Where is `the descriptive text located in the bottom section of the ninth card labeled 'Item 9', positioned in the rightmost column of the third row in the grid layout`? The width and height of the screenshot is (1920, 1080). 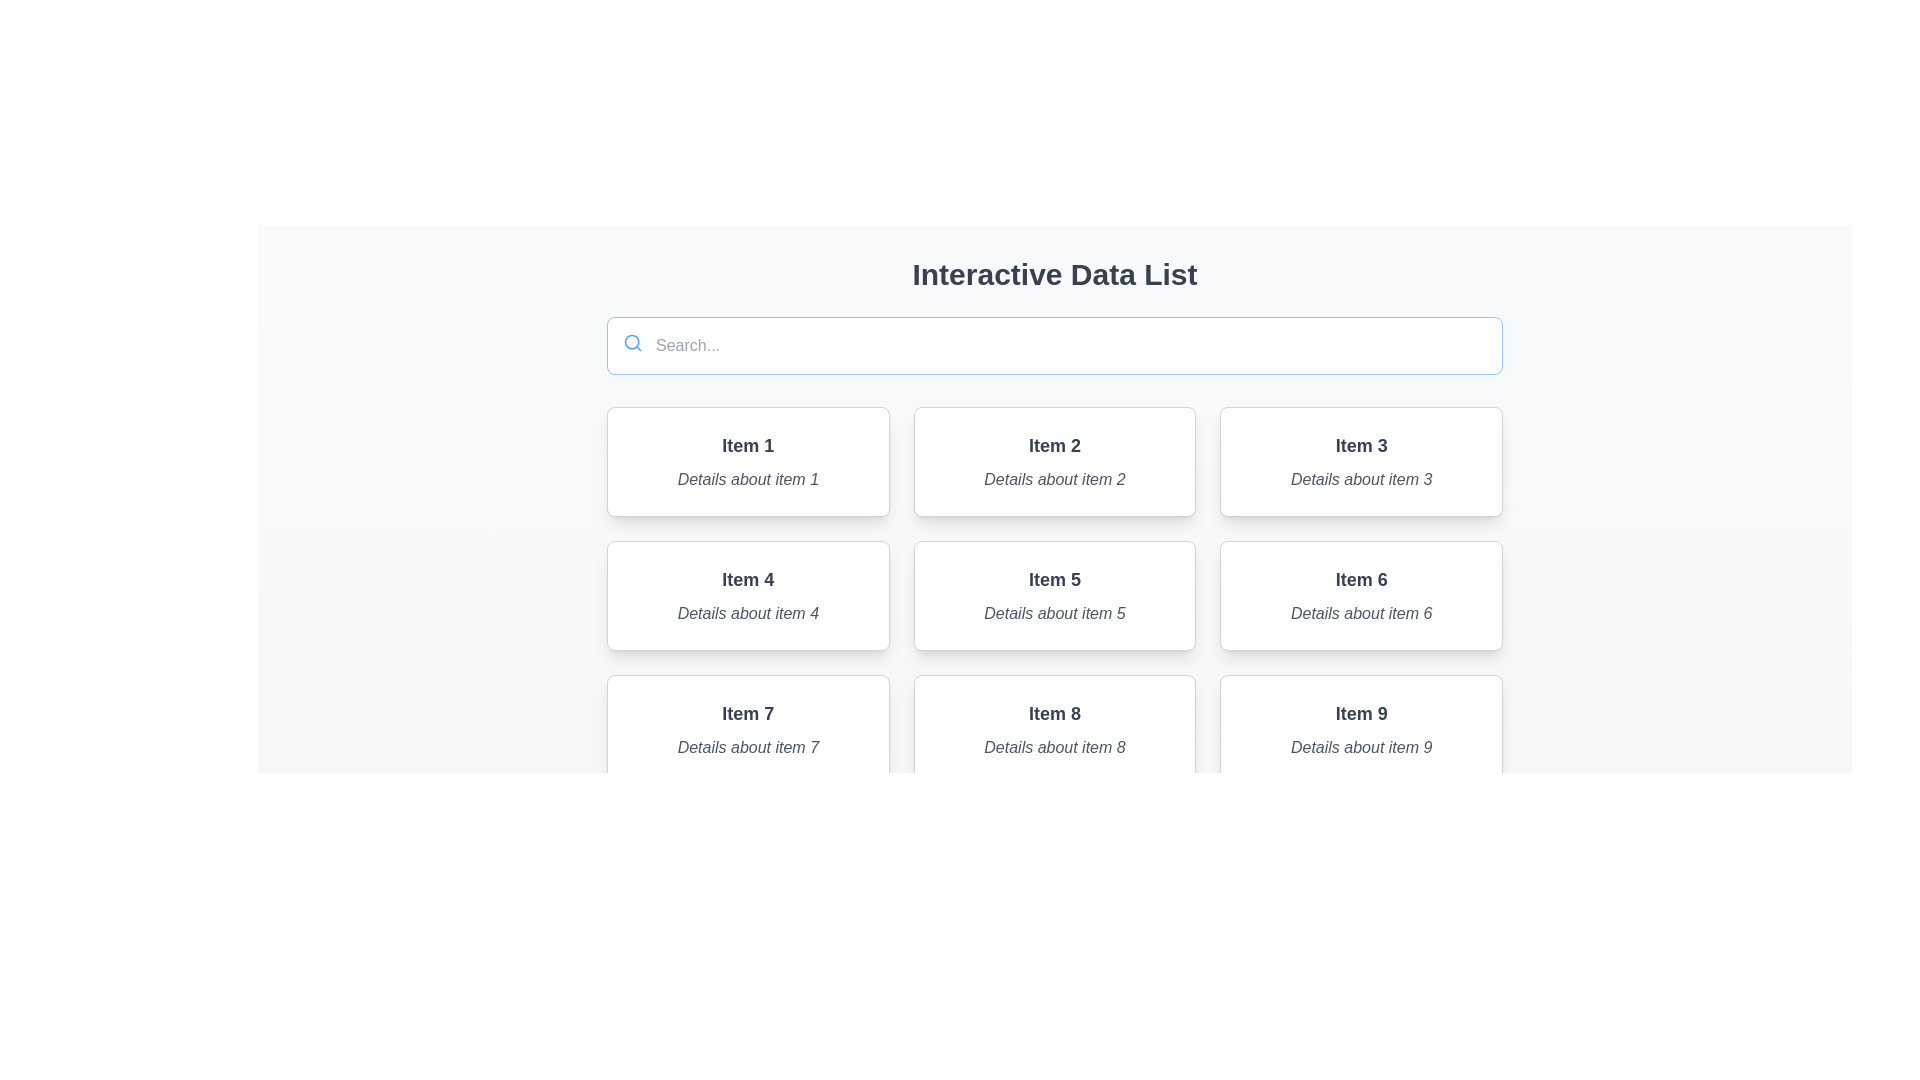 the descriptive text located in the bottom section of the ninth card labeled 'Item 9', positioned in the rightmost column of the third row in the grid layout is located at coordinates (1360, 748).